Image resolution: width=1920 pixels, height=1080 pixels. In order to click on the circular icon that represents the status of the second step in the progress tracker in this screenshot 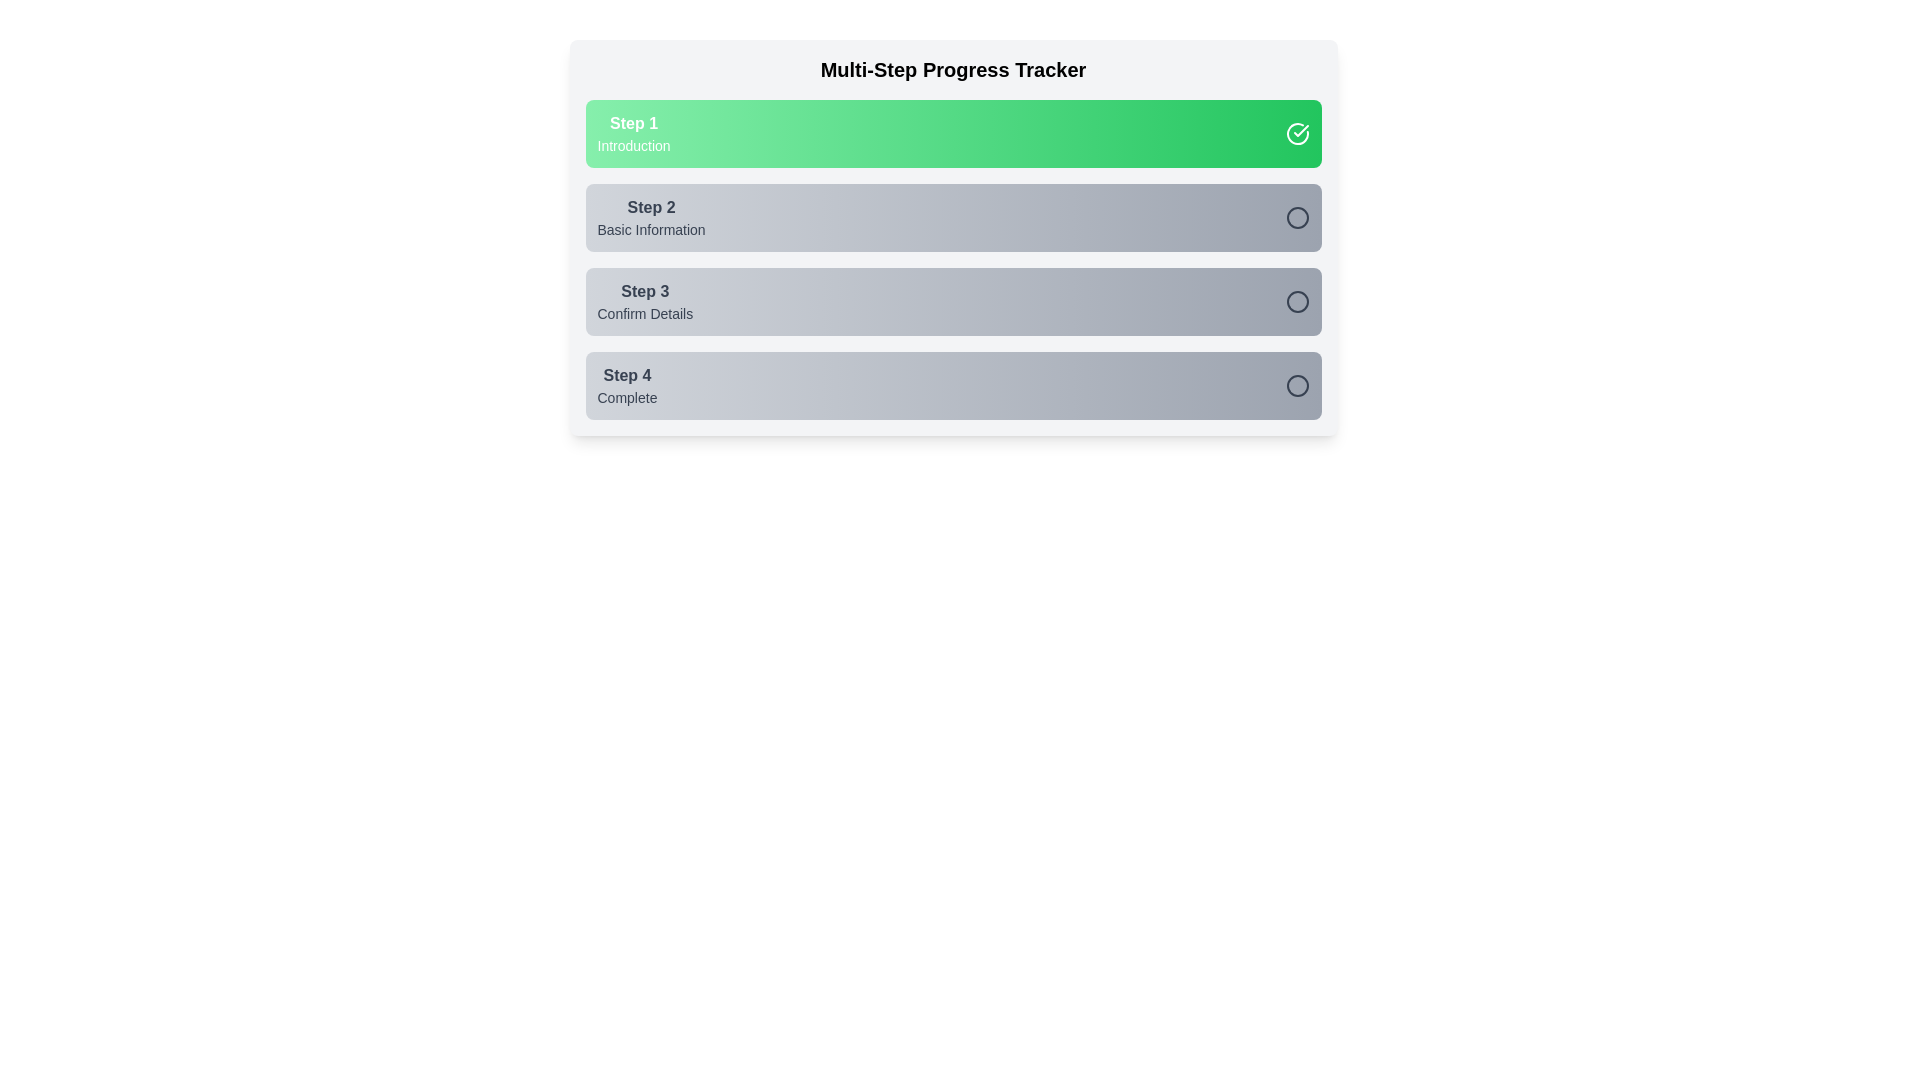, I will do `click(1297, 218)`.